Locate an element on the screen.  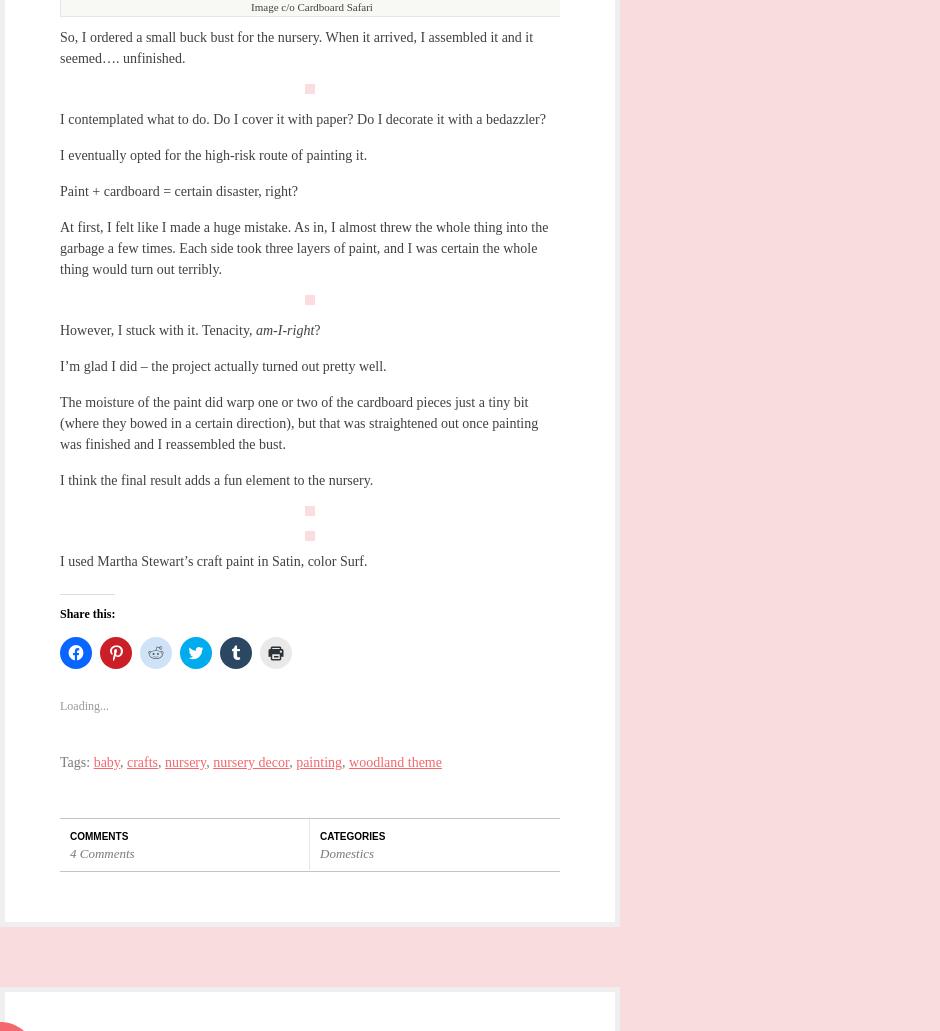
'baby' is located at coordinates (106, 760).